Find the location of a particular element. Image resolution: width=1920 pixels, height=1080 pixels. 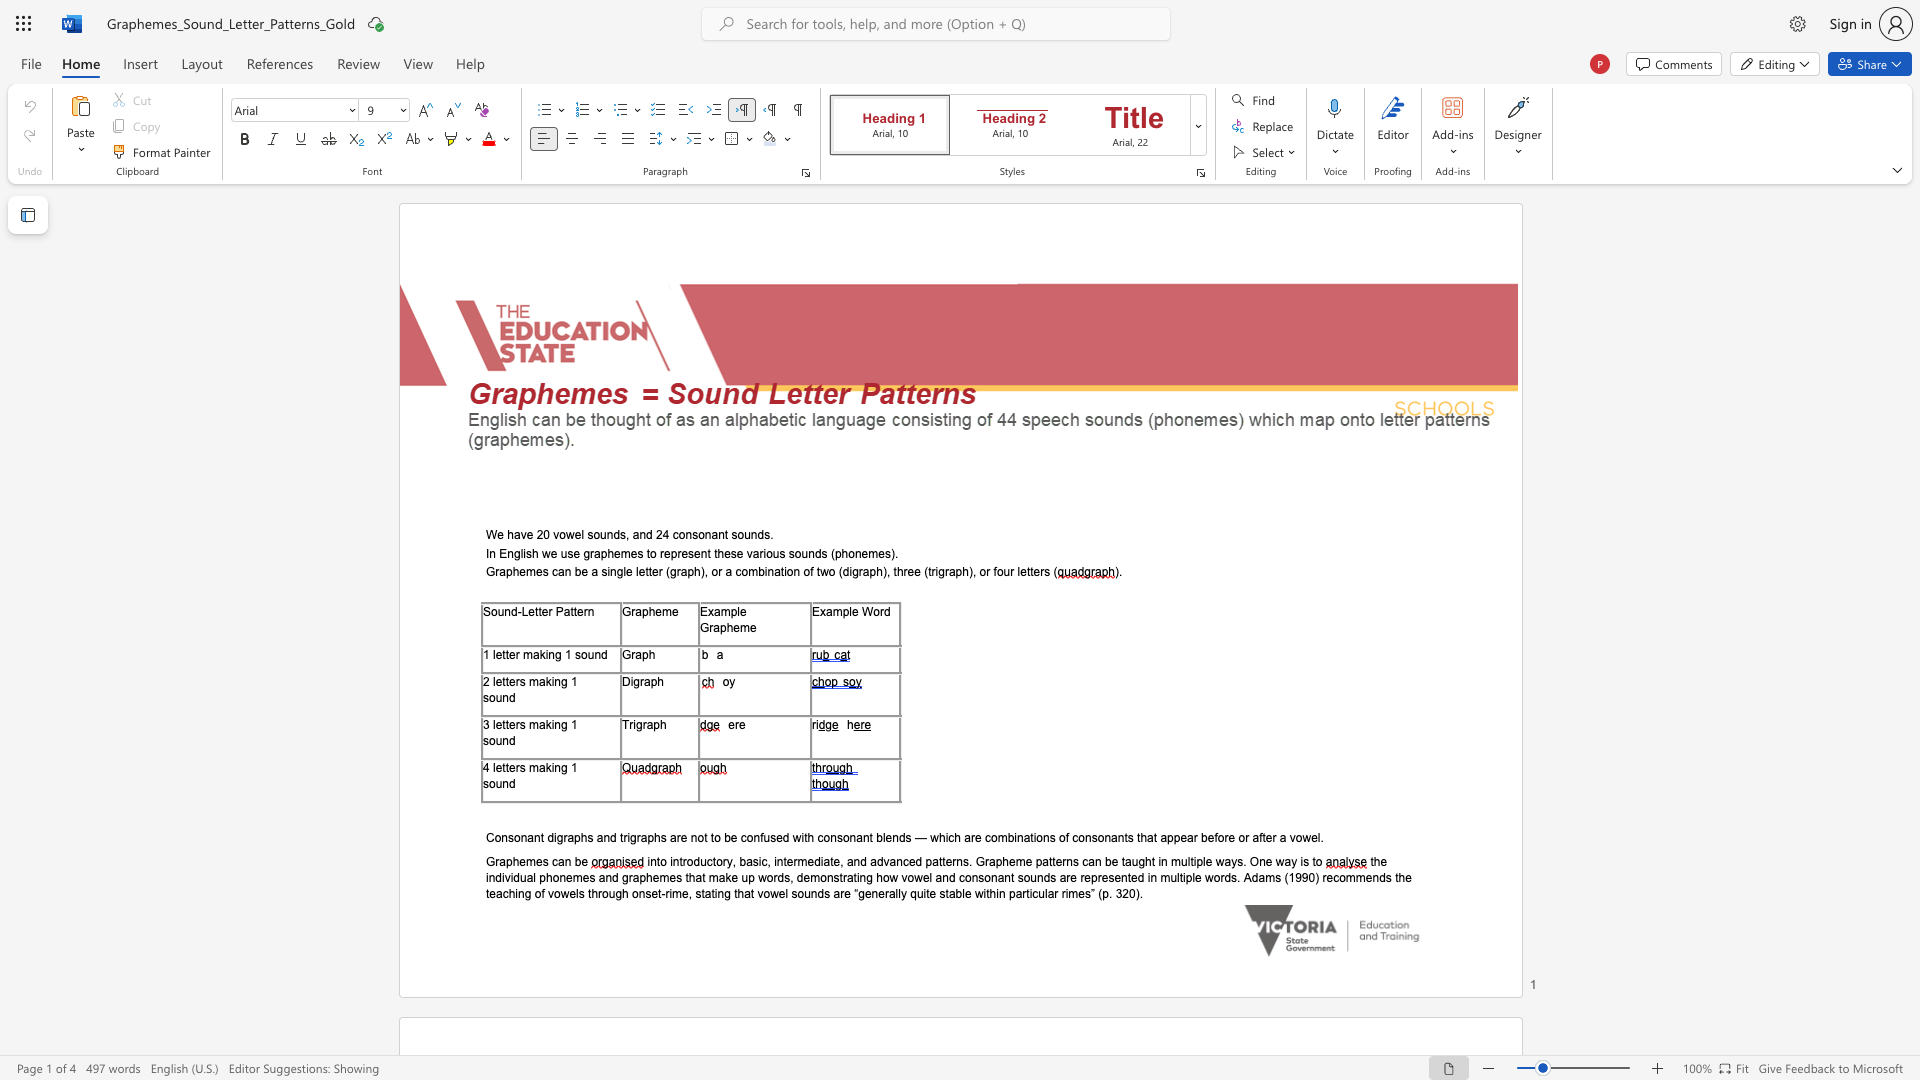

the subset text "g 1 soun" within the text "1 letter making 1 sound" is located at coordinates (555, 654).